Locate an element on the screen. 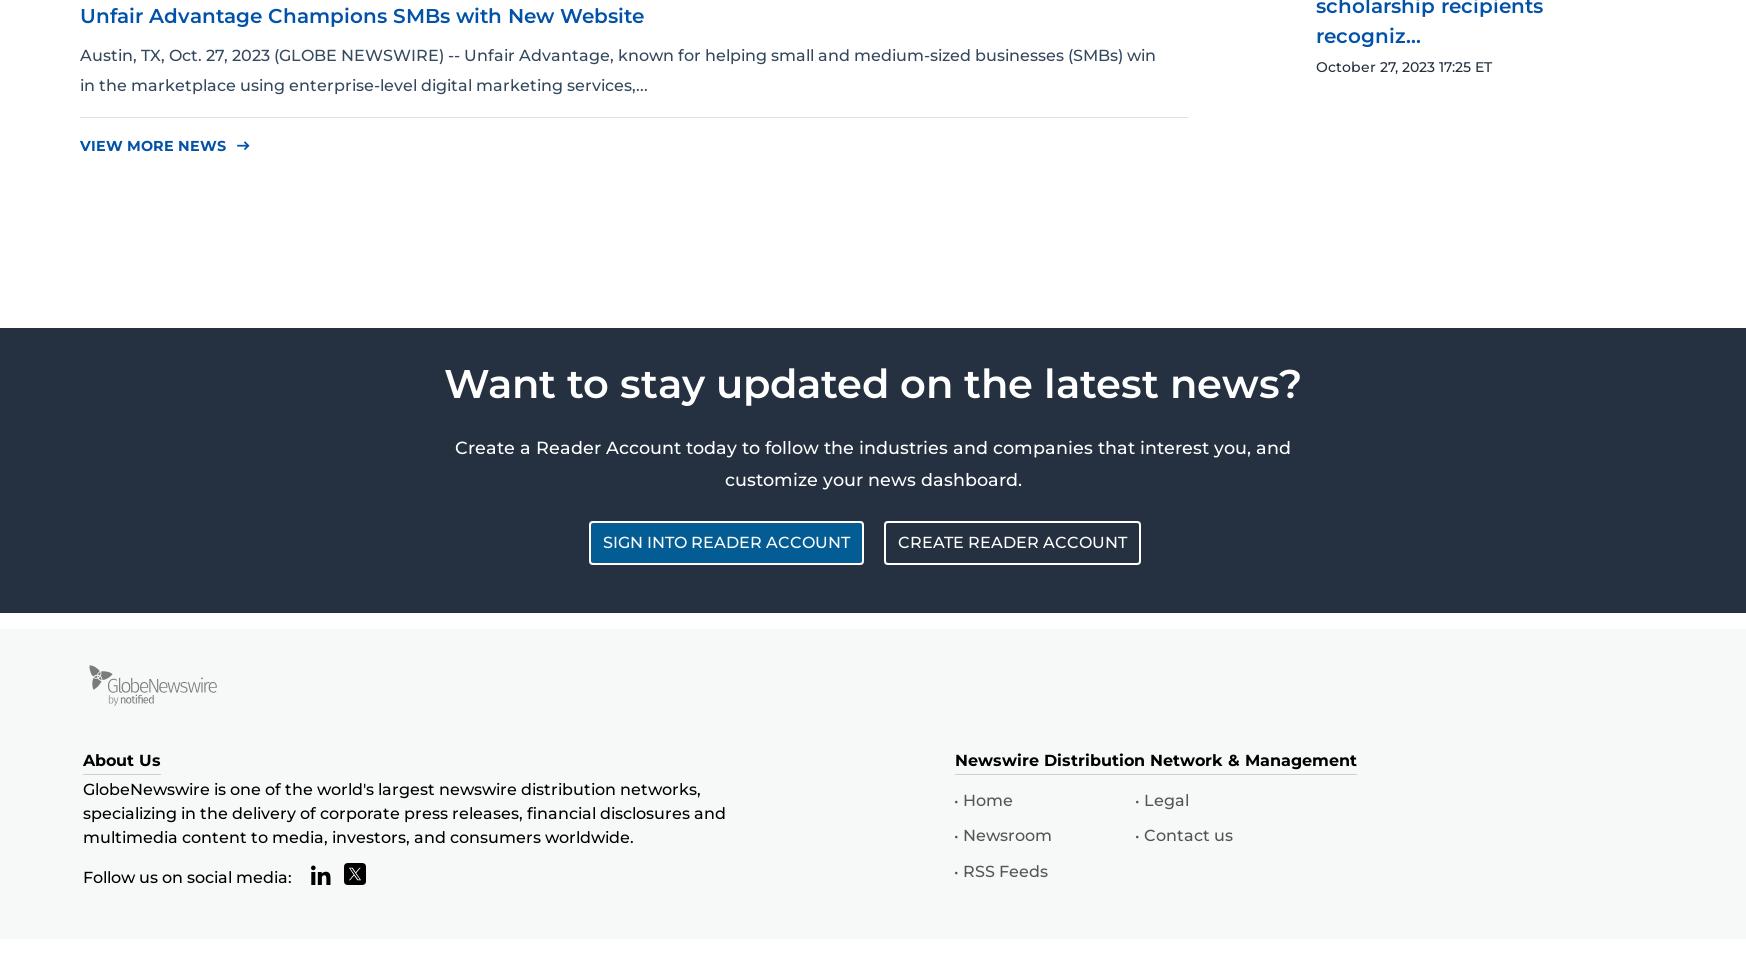  'Home' is located at coordinates (987, 800).